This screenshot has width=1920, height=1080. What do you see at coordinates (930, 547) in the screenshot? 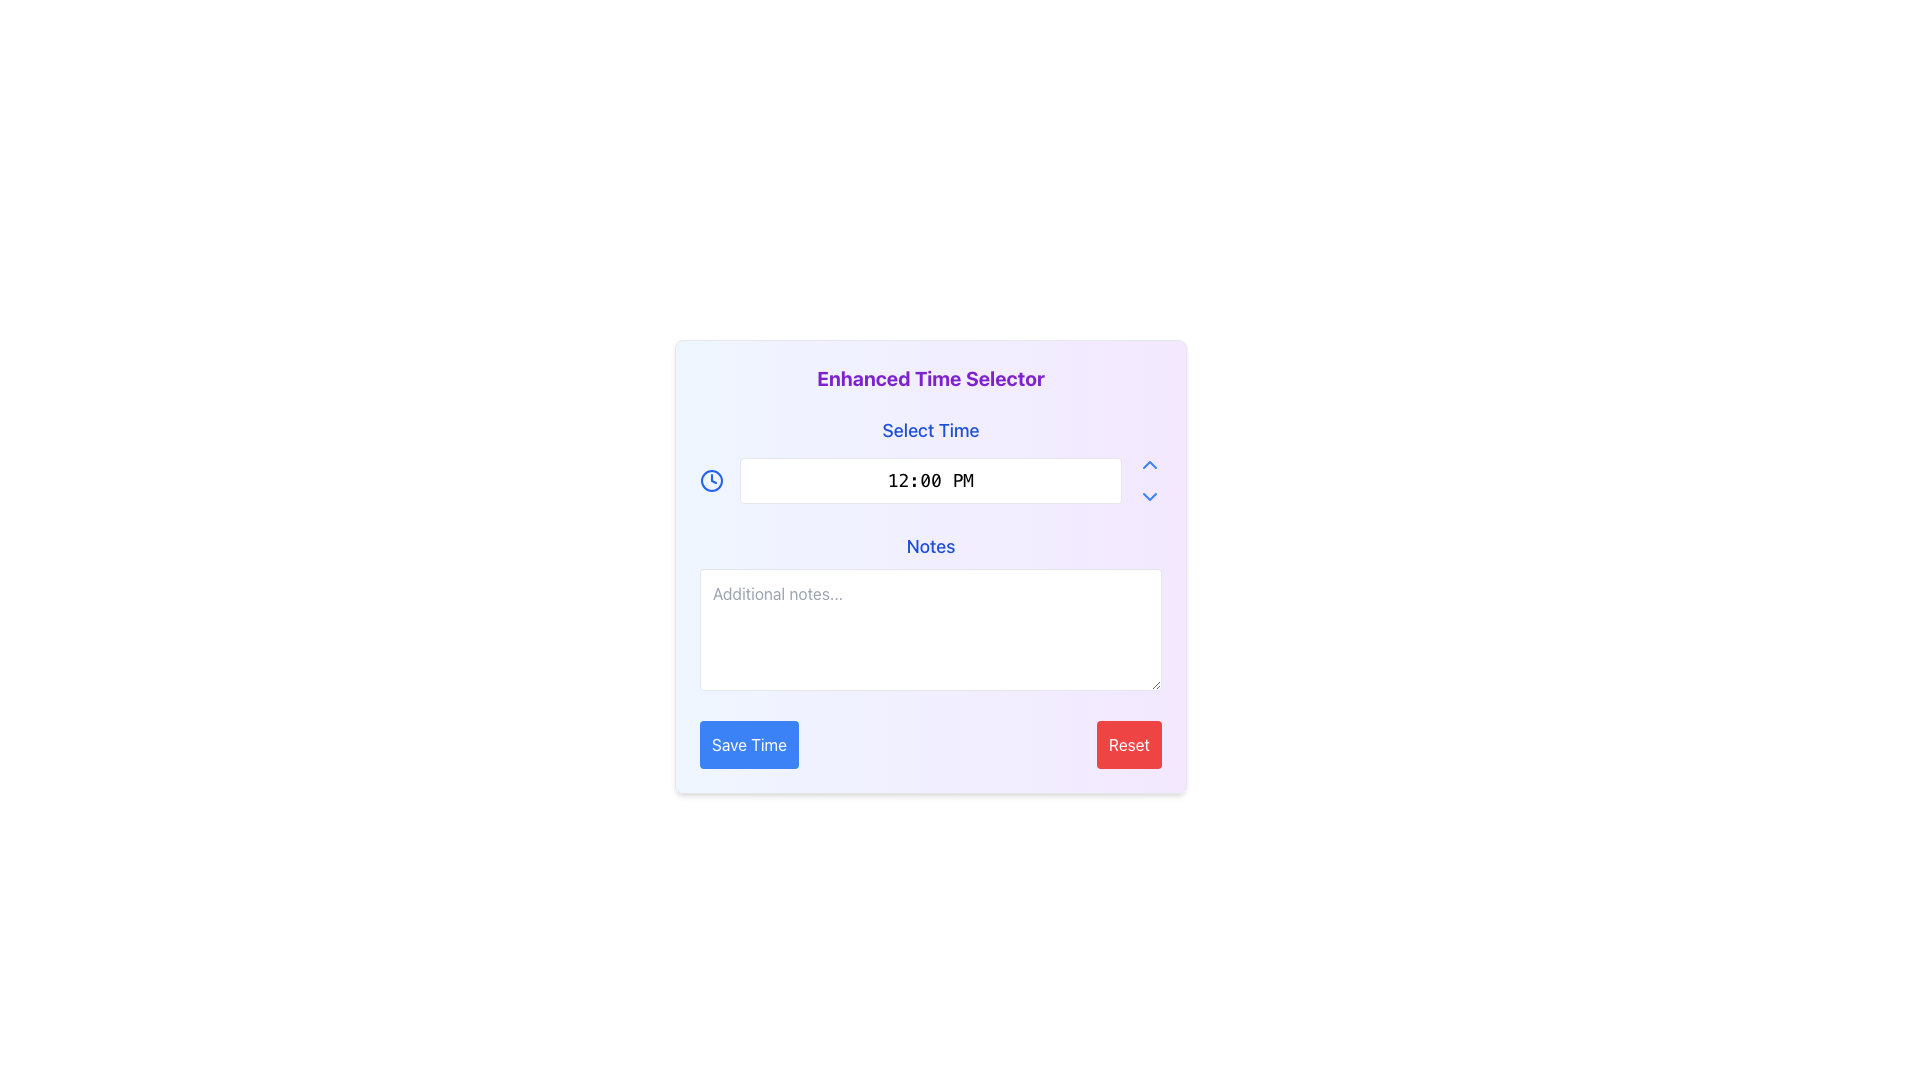
I see `the Text Label that serves as a header for the input field labeled 'Additional notes...', positioned near the center of the interface, directly below the time selection display` at bounding box center [930, 547].